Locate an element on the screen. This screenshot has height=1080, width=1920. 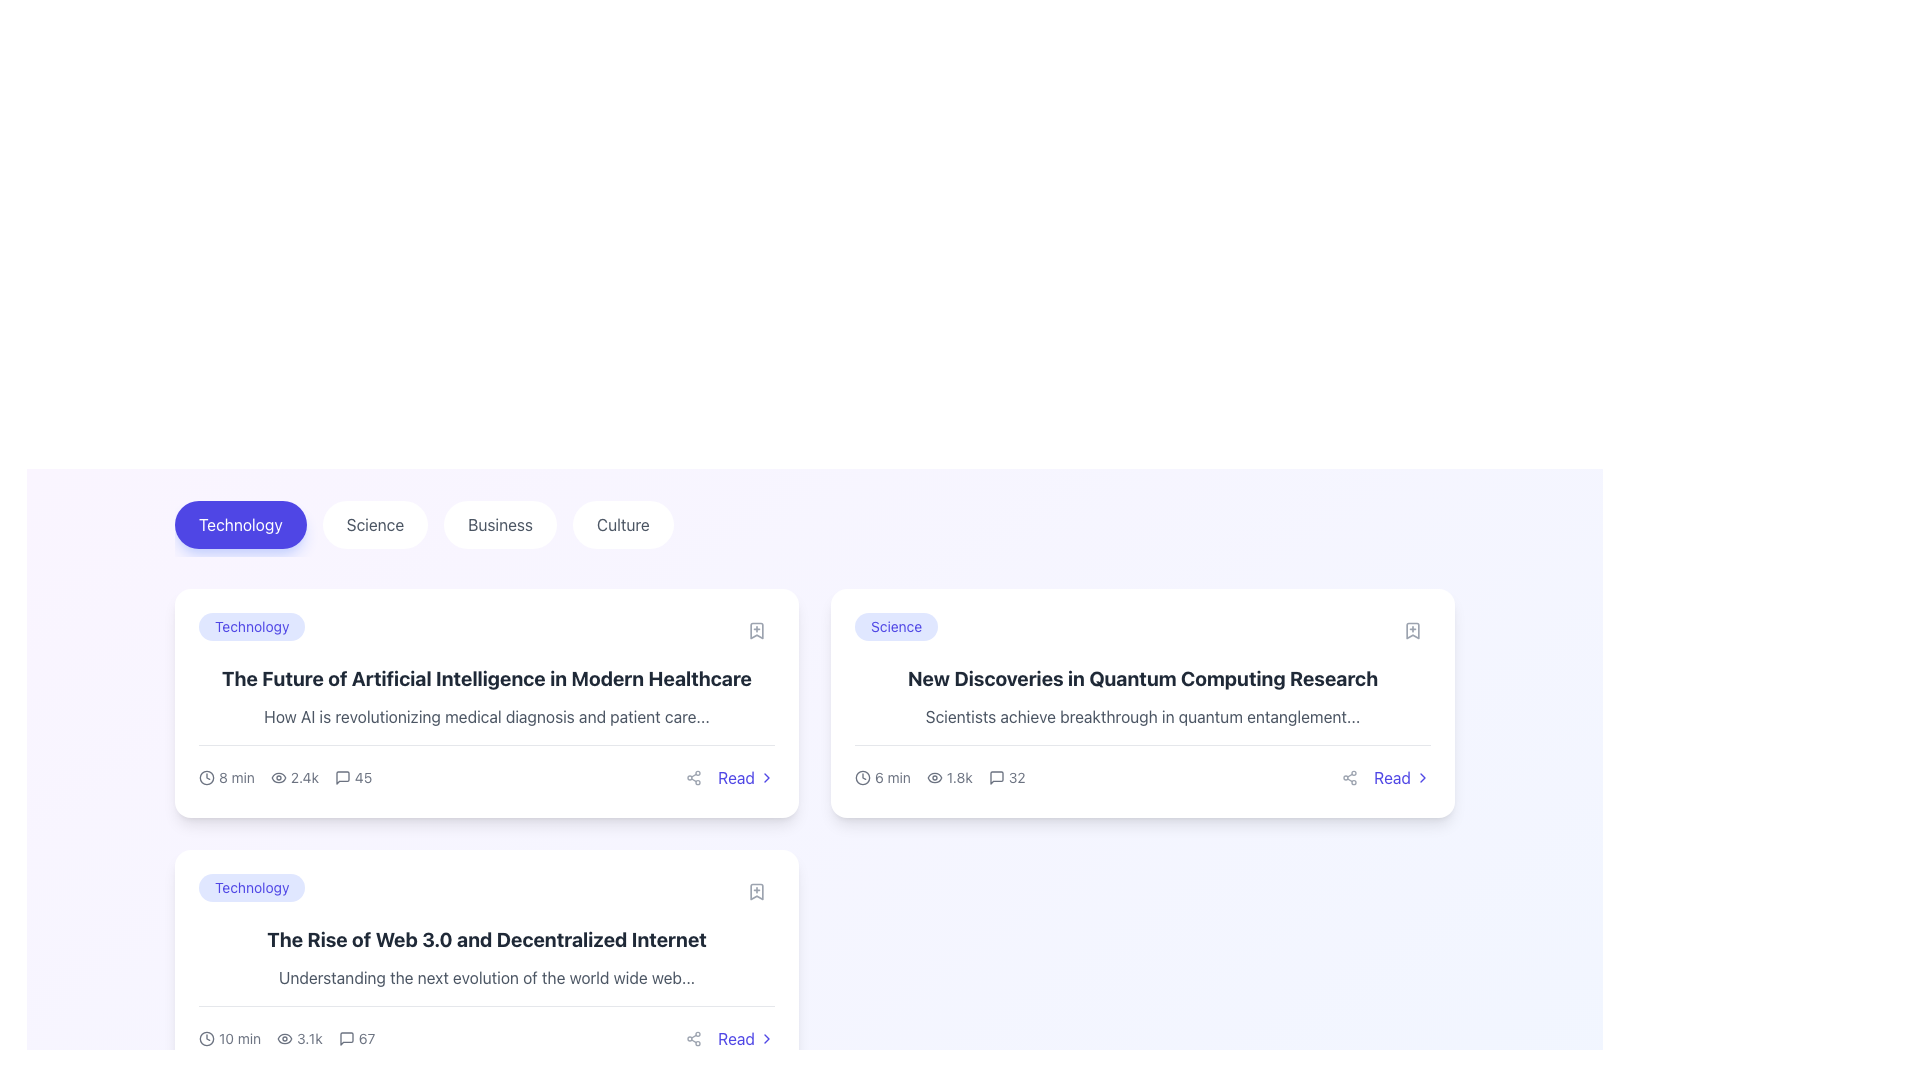
the time representation icon located at the bottom left of the card under the 'Technology' tab, which visually indicates a duration of '8 min.' is located at coordinates (206, 777).